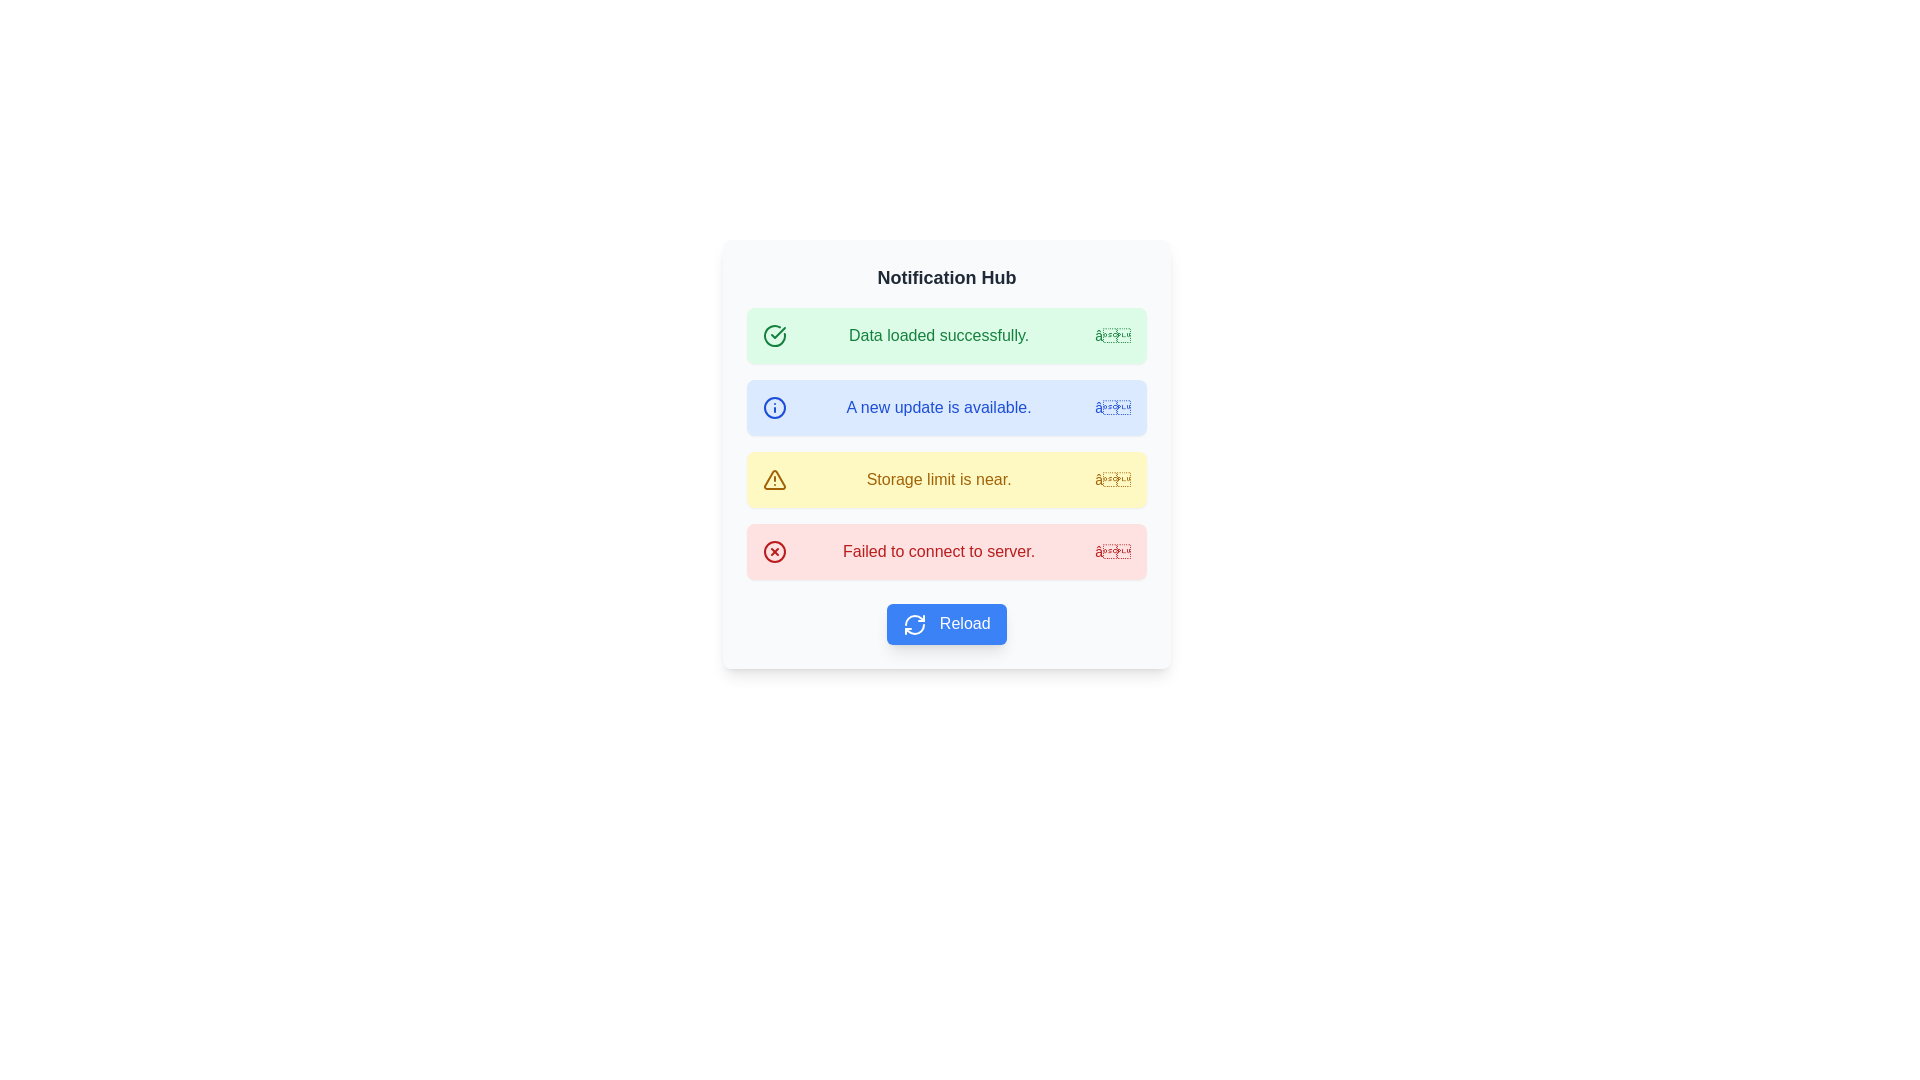  I want to click on success notification text located centrally in the first notification box, which indicates that data has been successfully loaded, so click(938, 334).